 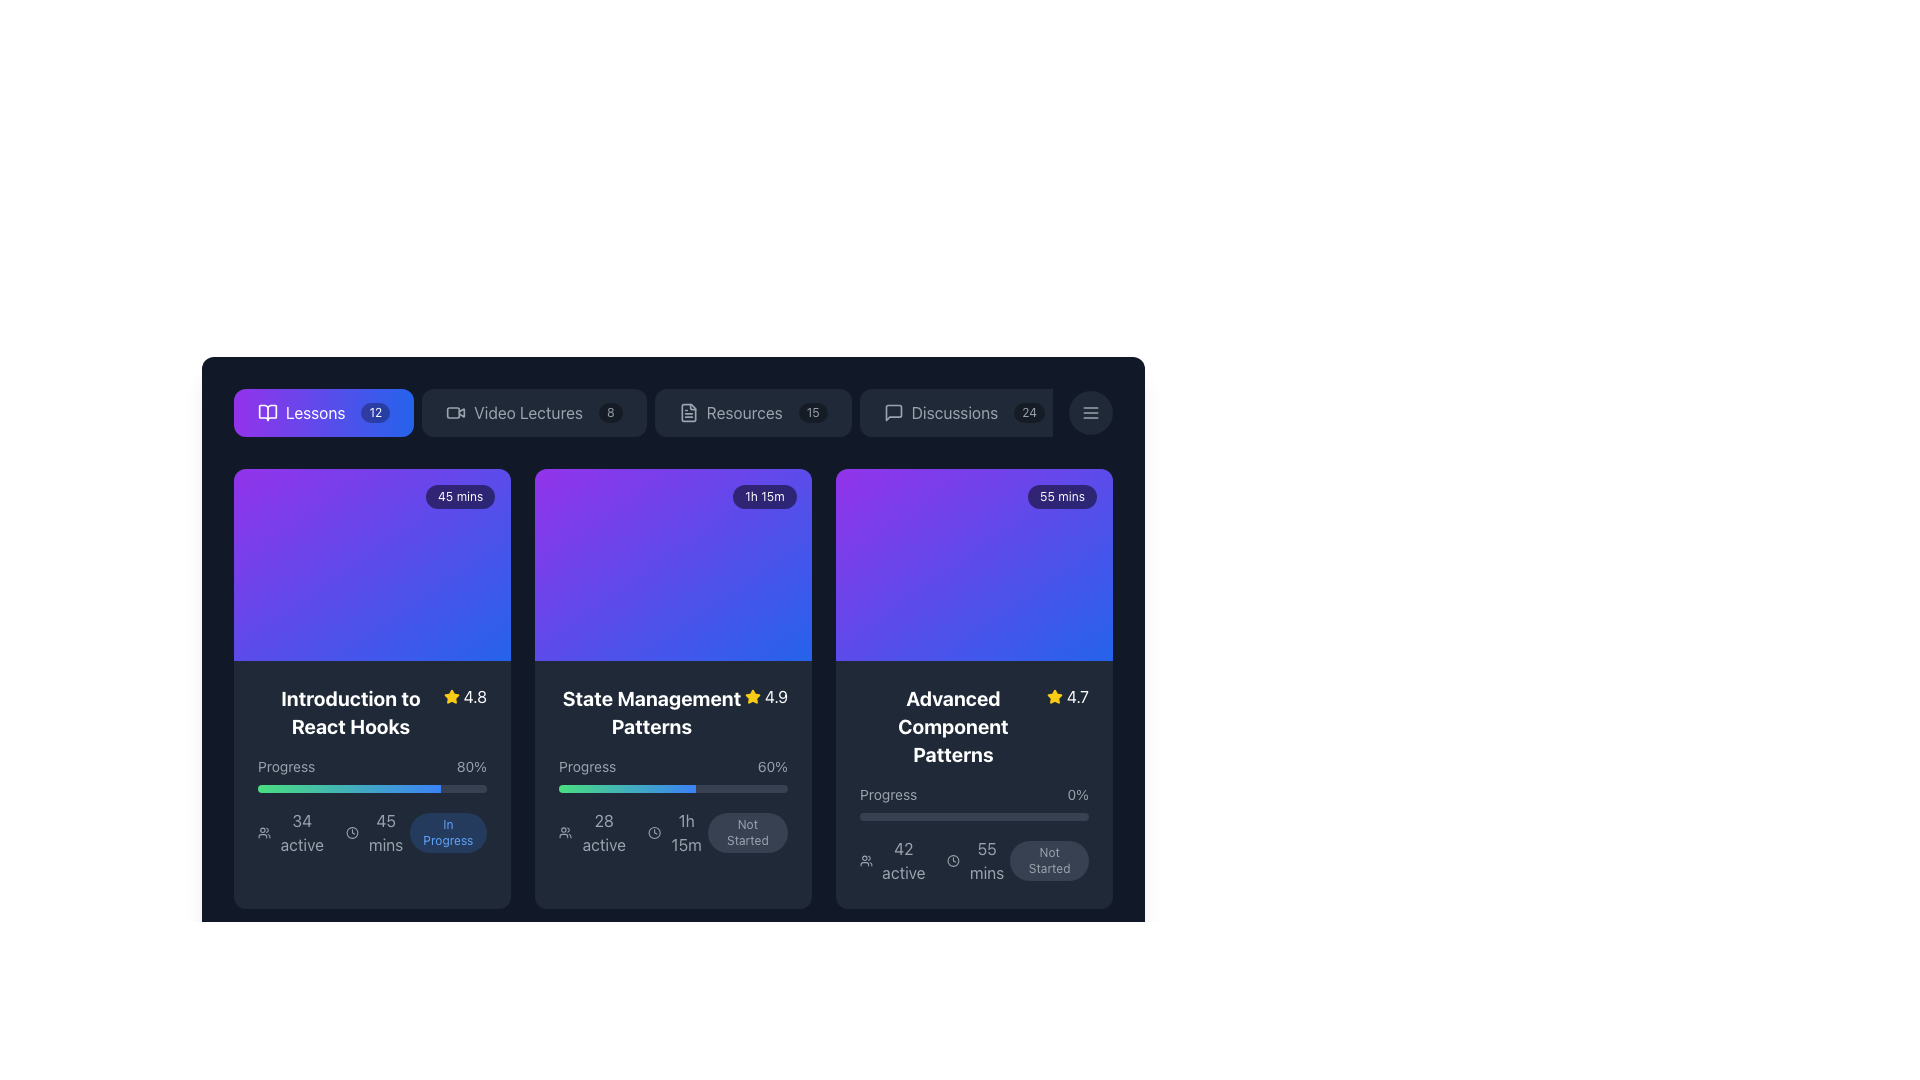 I want to click on the text label showing the rating value '4.9', which is styled in white and positioned next to a star icon within the 'State Management Patterns' card, so click(x=775, y=696).